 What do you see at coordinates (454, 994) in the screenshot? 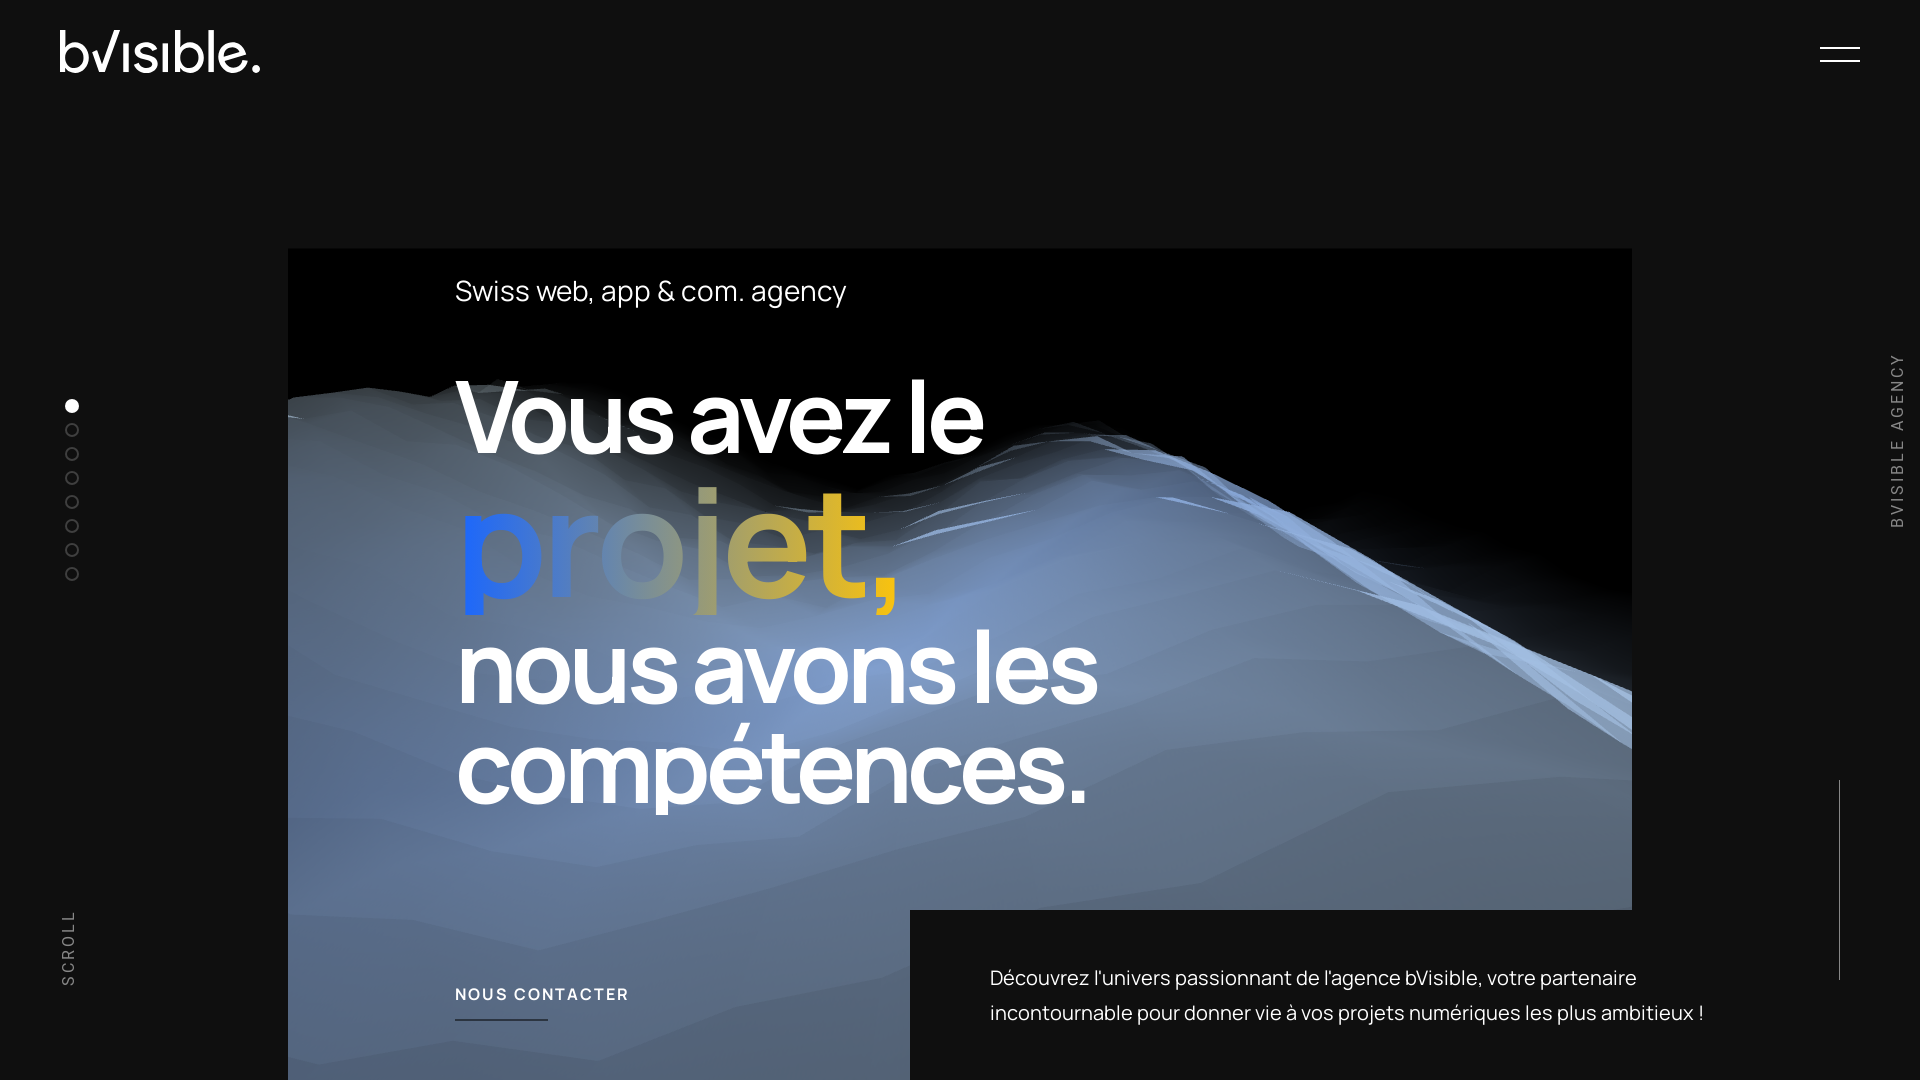
I see `'NOUS CONTACTER'` at bounding box center [454, 994].